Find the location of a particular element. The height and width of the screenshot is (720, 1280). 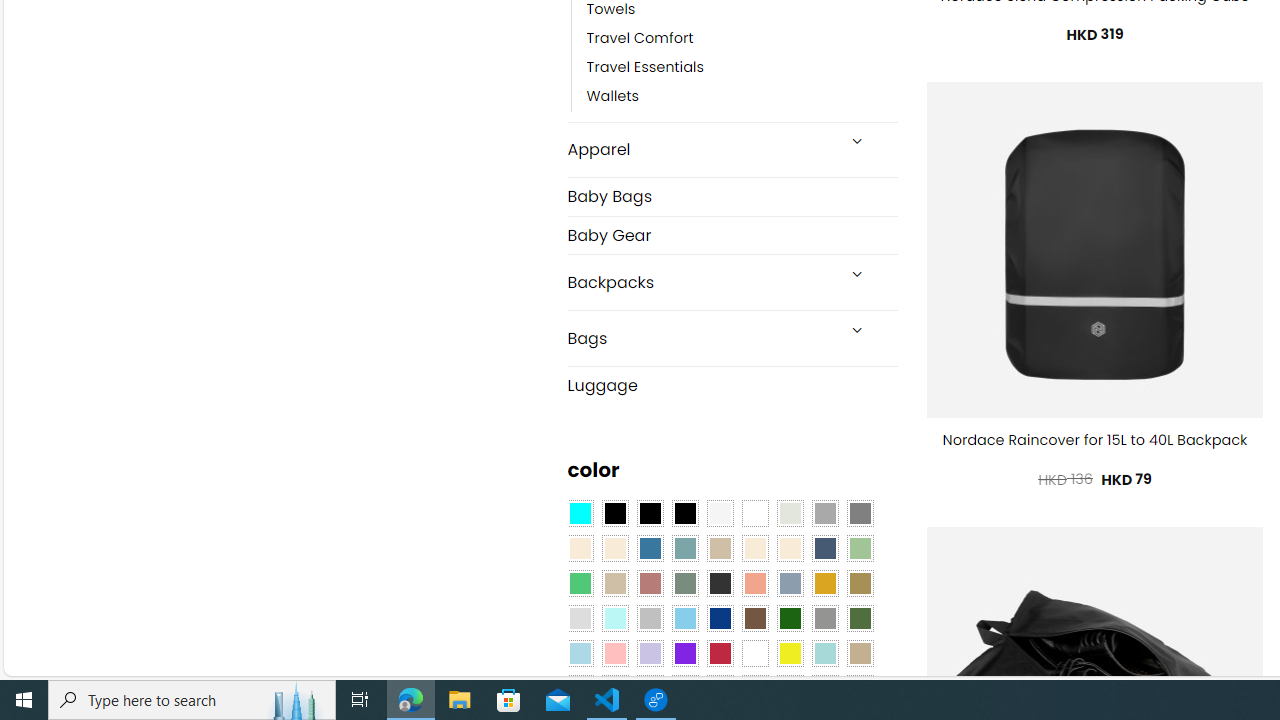

'Dusty Blue' is located at coordinates (788, 583).